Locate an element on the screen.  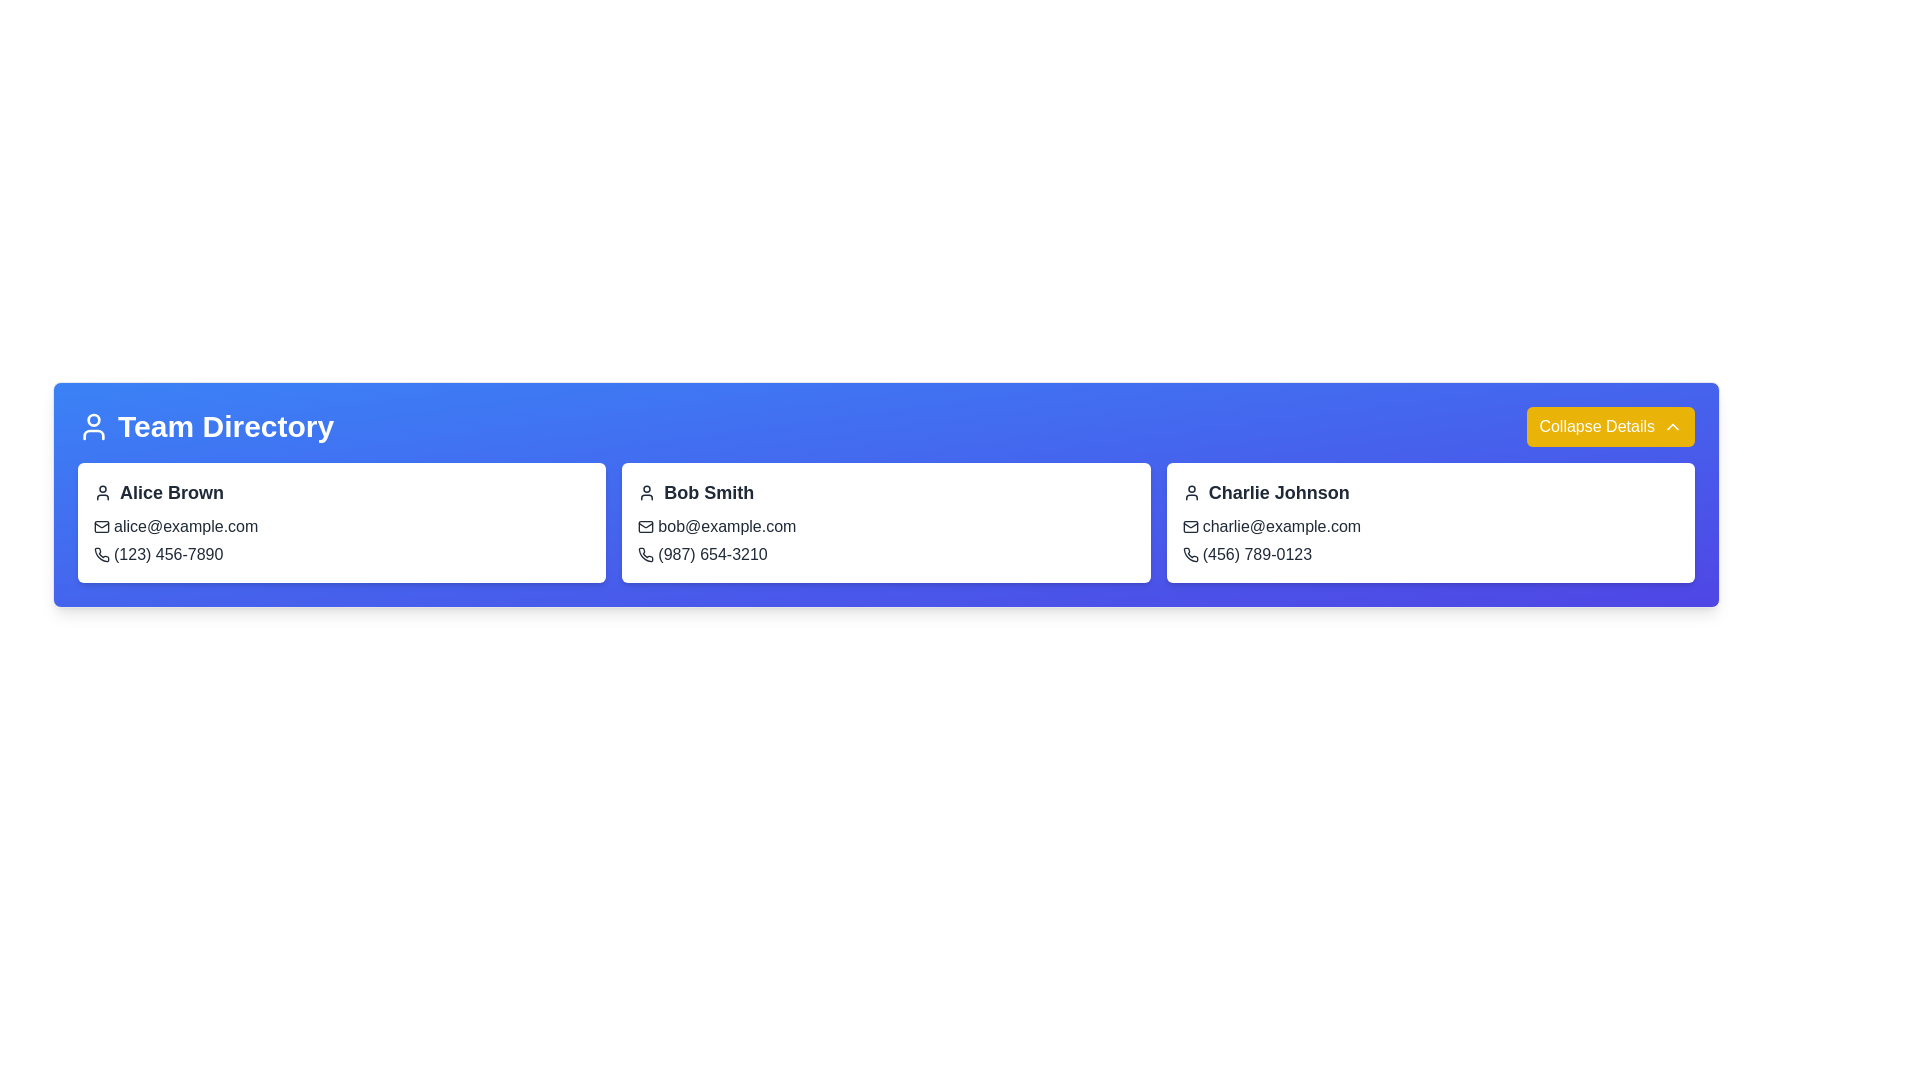
the email address label for 'Charlie Johnson' in their profile card to copy it is located at coordinates (1271, 526).